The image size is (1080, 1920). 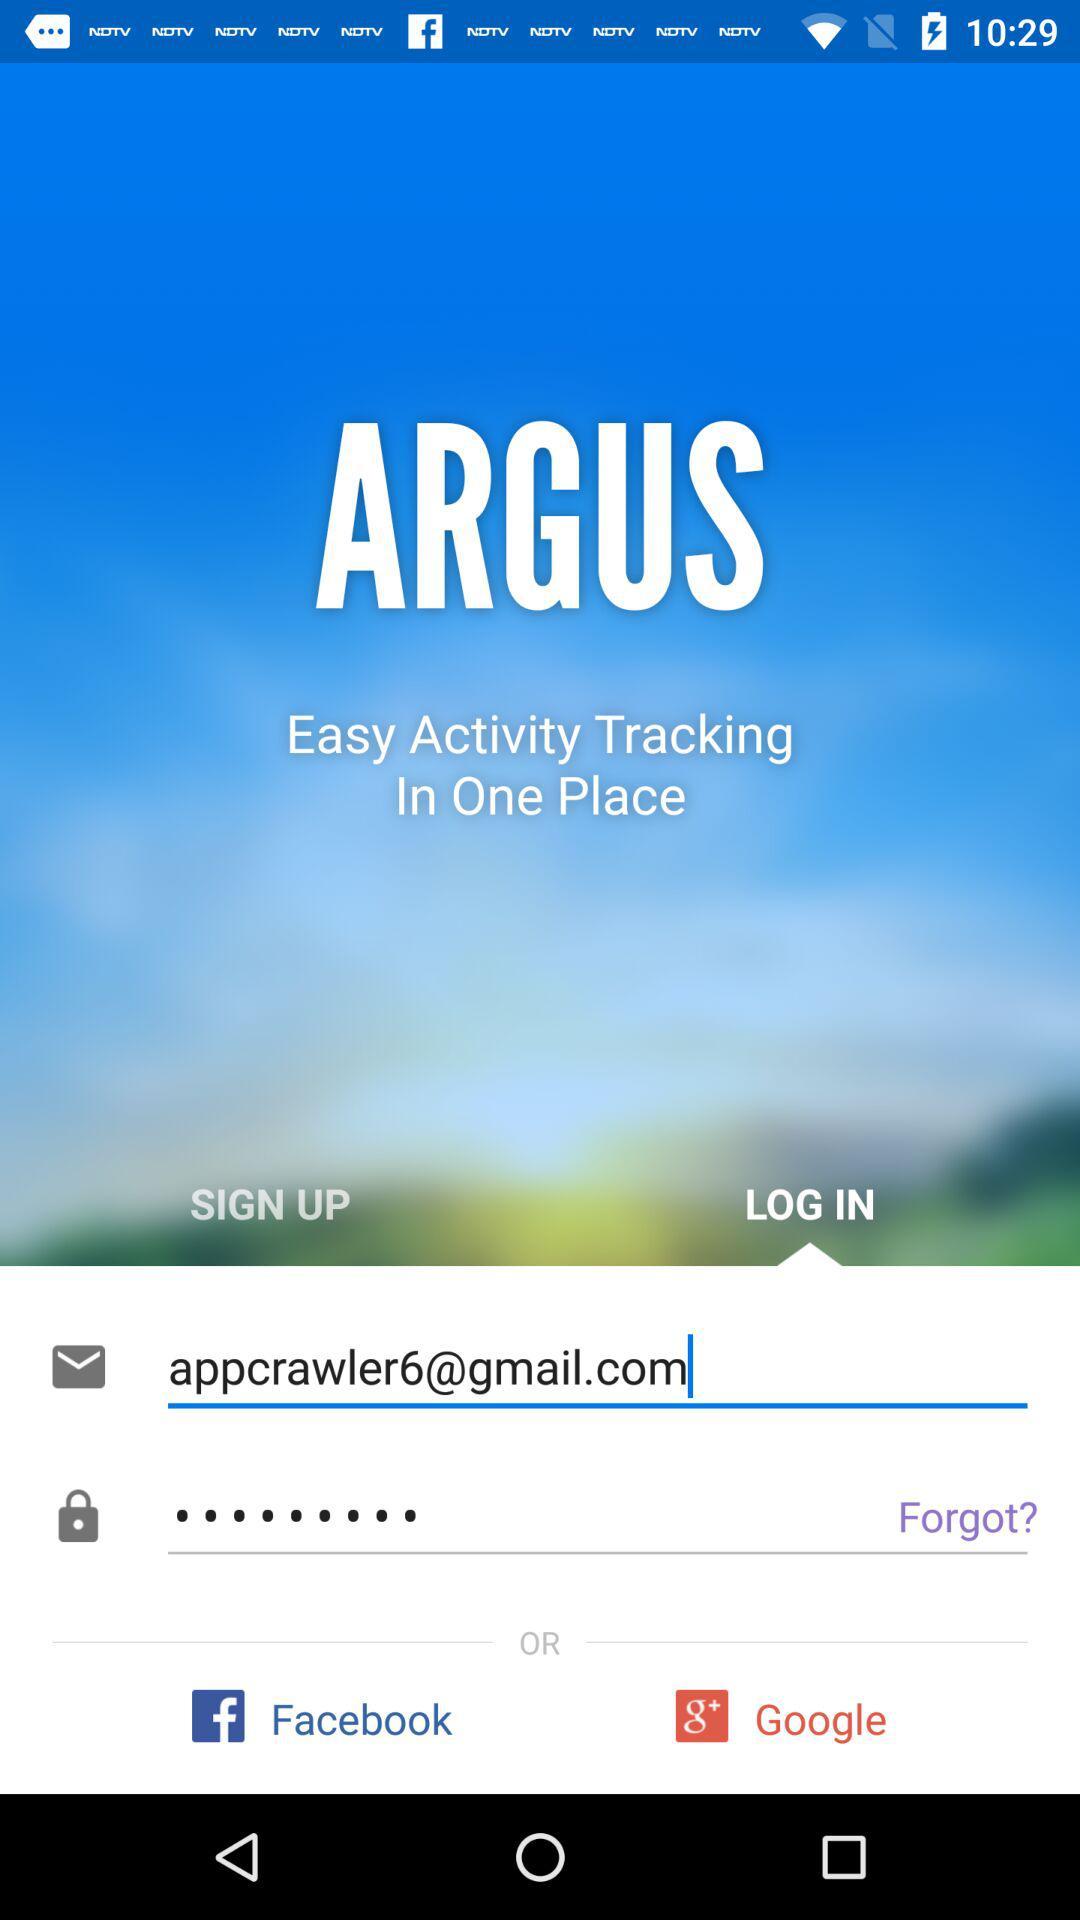 What do you see at coordinates (270, 1202) in the screenshot?
I see `item below easy activity tracking item` at bounding box center [270, 1202].